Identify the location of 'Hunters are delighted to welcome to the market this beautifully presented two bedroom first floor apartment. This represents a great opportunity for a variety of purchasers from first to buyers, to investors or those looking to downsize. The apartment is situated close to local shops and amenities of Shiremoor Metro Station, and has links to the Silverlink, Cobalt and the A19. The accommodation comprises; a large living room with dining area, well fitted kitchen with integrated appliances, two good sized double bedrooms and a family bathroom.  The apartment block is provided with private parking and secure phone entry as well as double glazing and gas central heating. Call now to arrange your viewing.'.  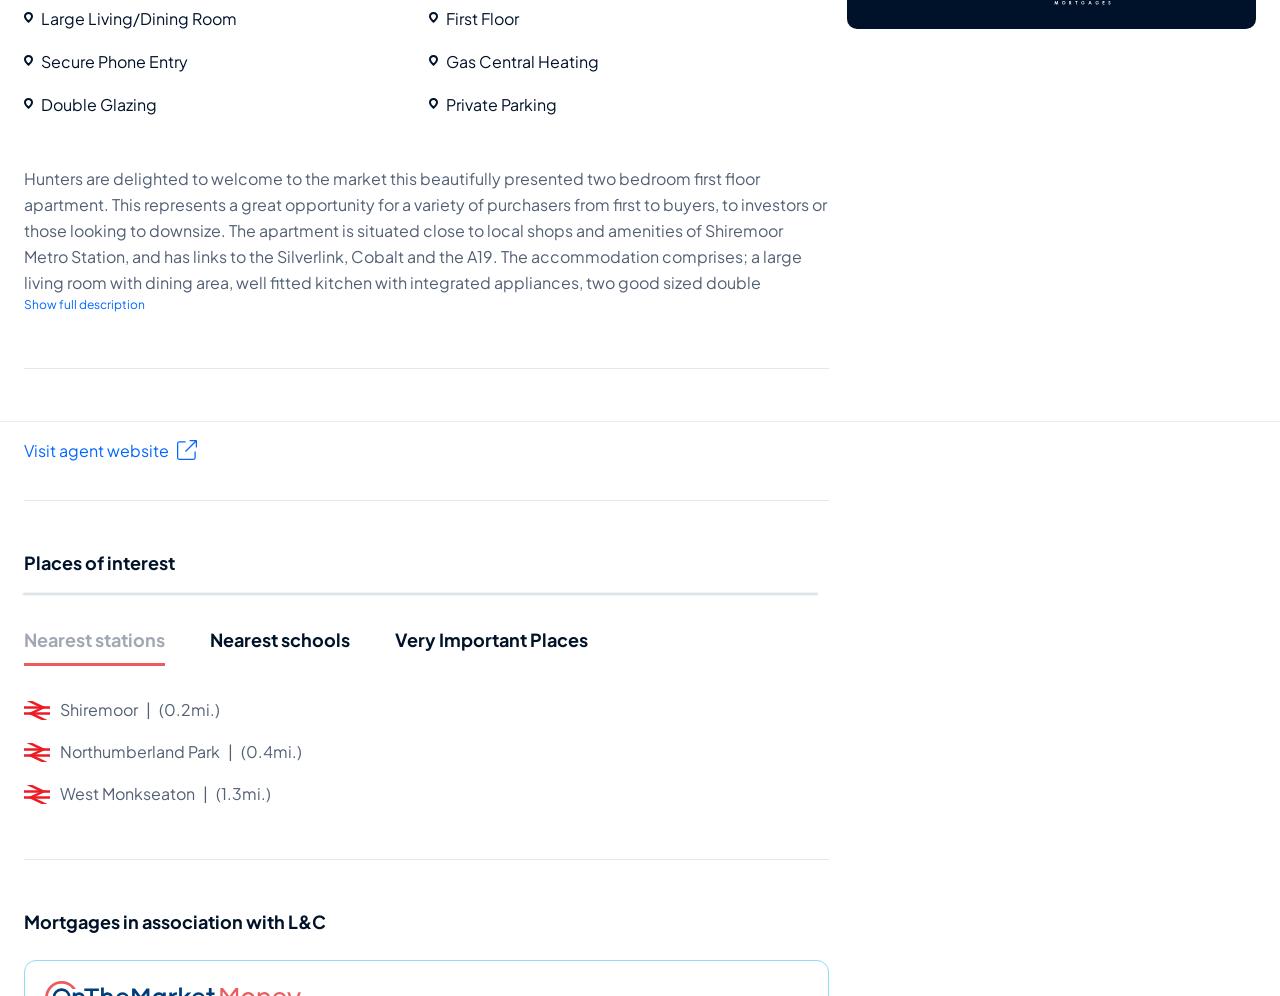
(424, 255).